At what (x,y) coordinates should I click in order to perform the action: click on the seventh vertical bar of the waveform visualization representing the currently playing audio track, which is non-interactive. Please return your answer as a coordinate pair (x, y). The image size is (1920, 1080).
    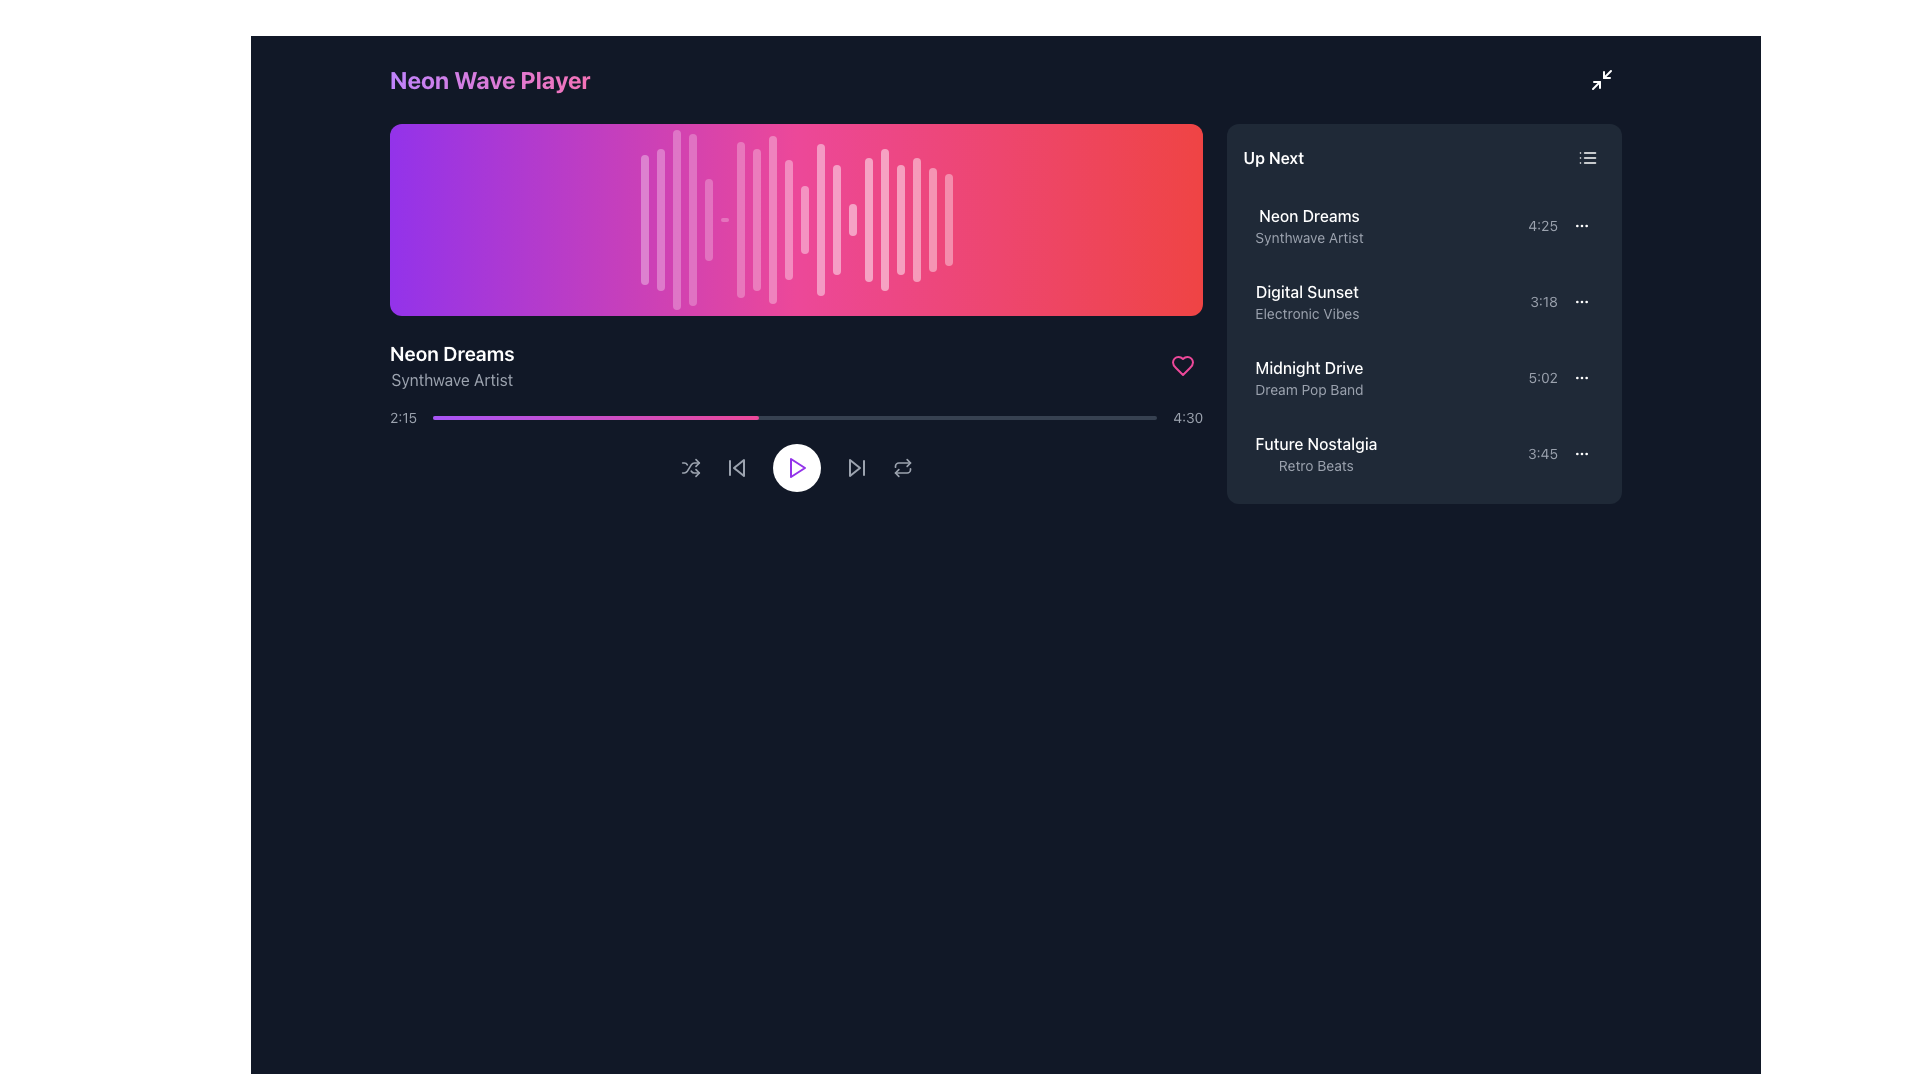
    Looking at the image, I should click on (739, 219).